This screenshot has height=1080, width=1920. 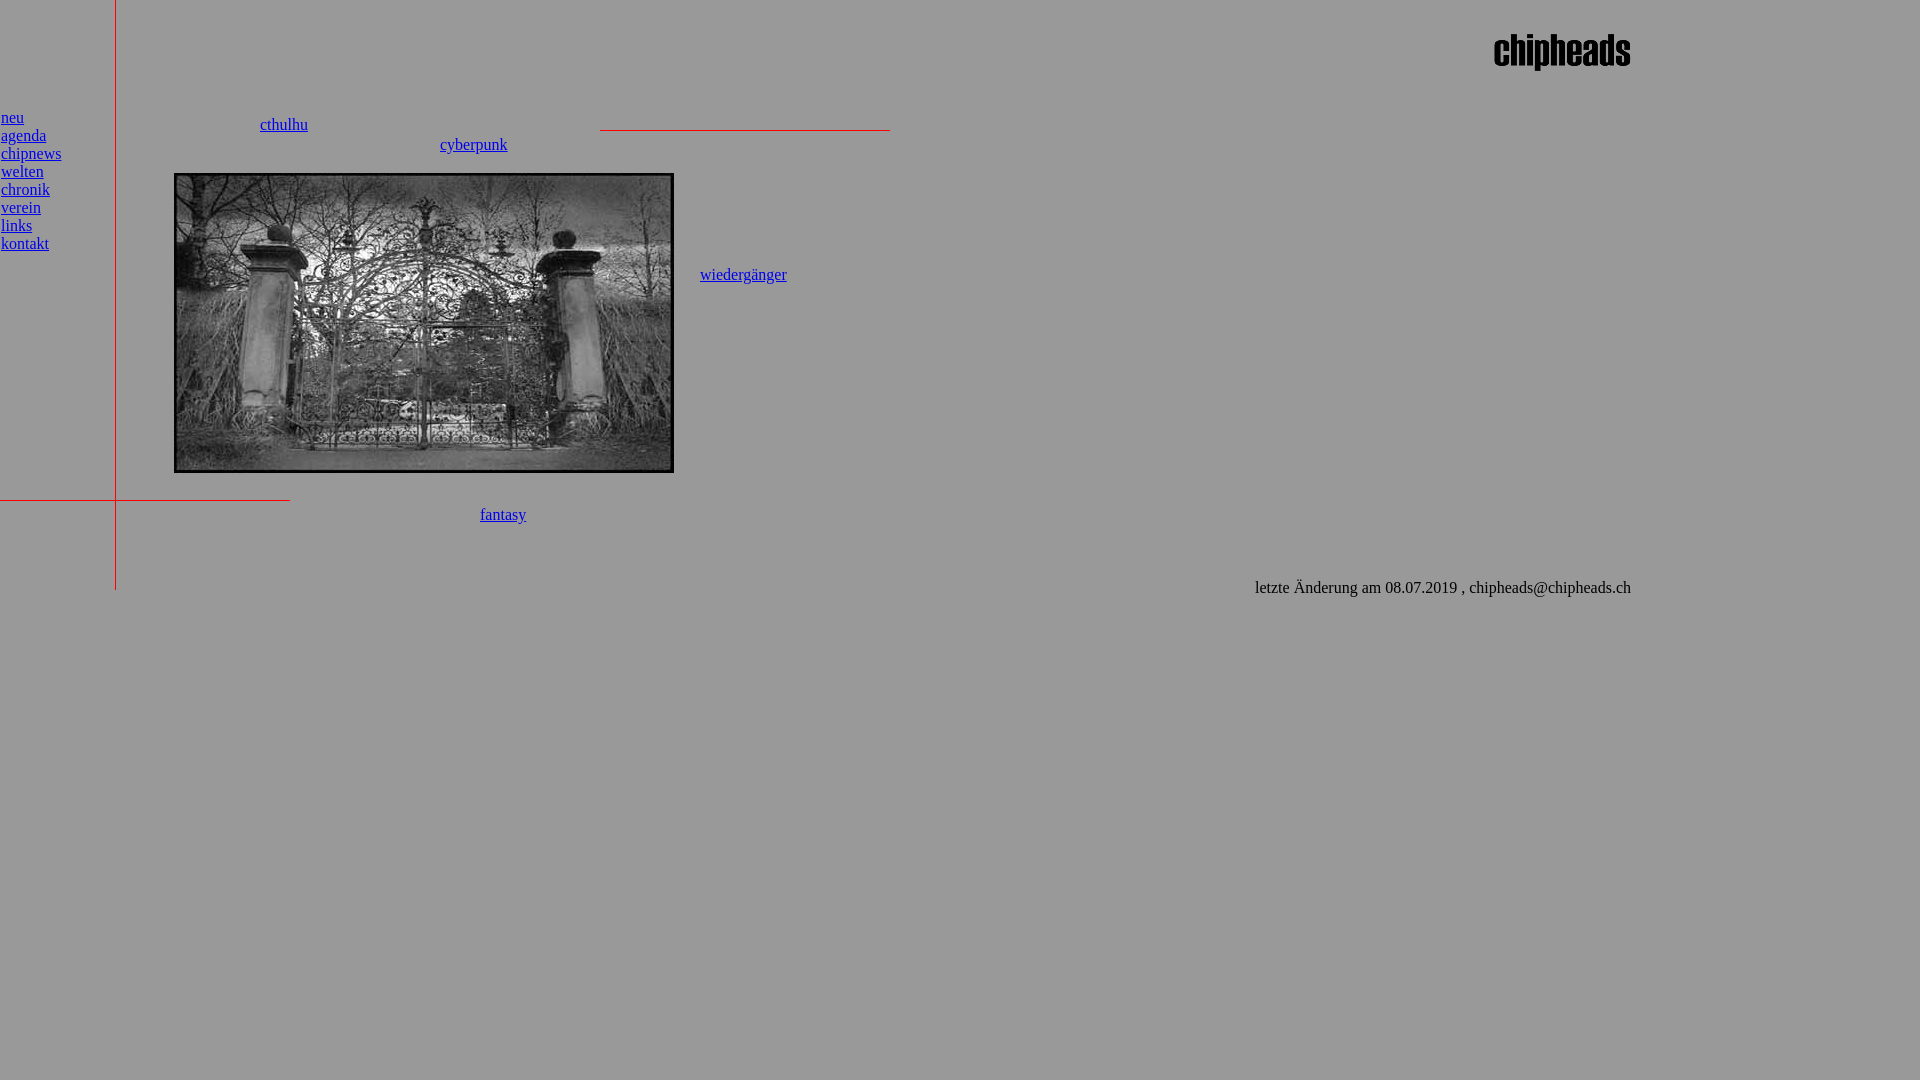 I want to click on 'chipnews', so click(x=30, y=152).